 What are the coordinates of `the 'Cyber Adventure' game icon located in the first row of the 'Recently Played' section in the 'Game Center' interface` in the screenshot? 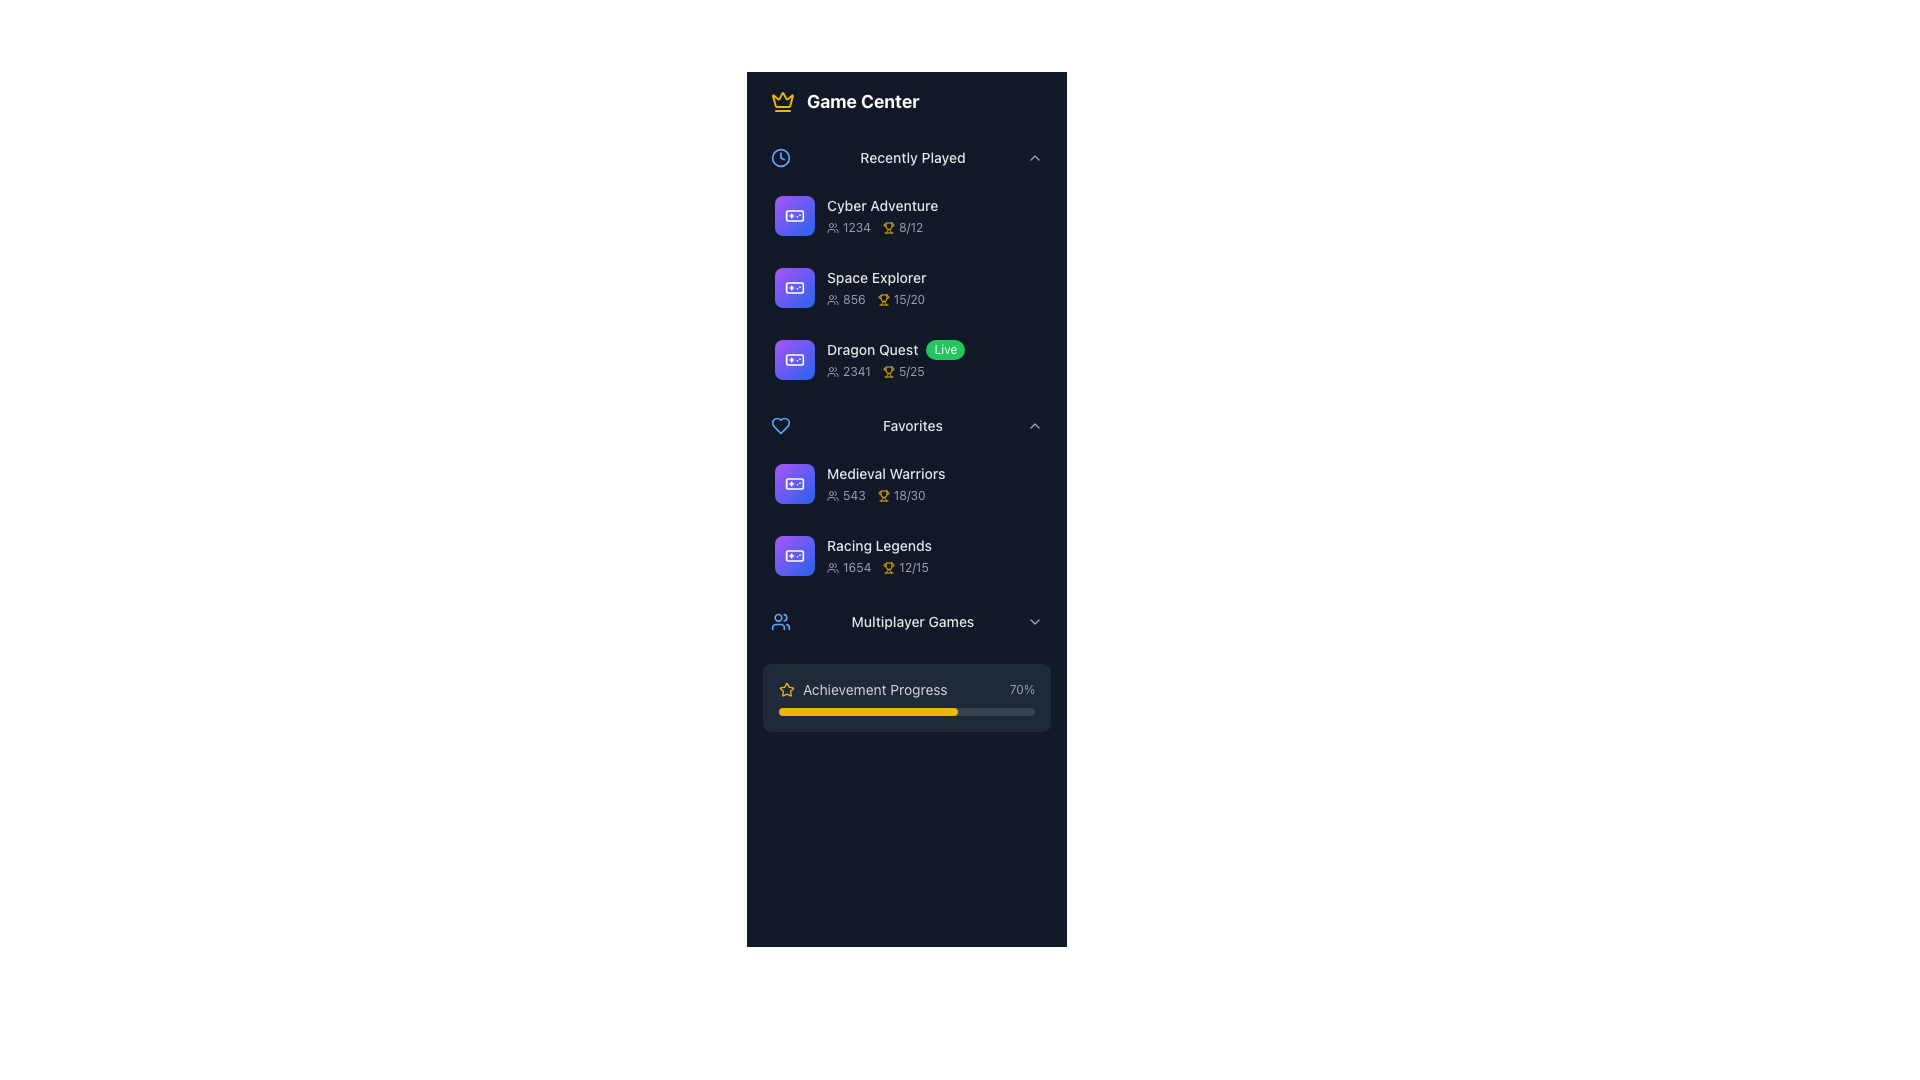 It's located at (794, 216).